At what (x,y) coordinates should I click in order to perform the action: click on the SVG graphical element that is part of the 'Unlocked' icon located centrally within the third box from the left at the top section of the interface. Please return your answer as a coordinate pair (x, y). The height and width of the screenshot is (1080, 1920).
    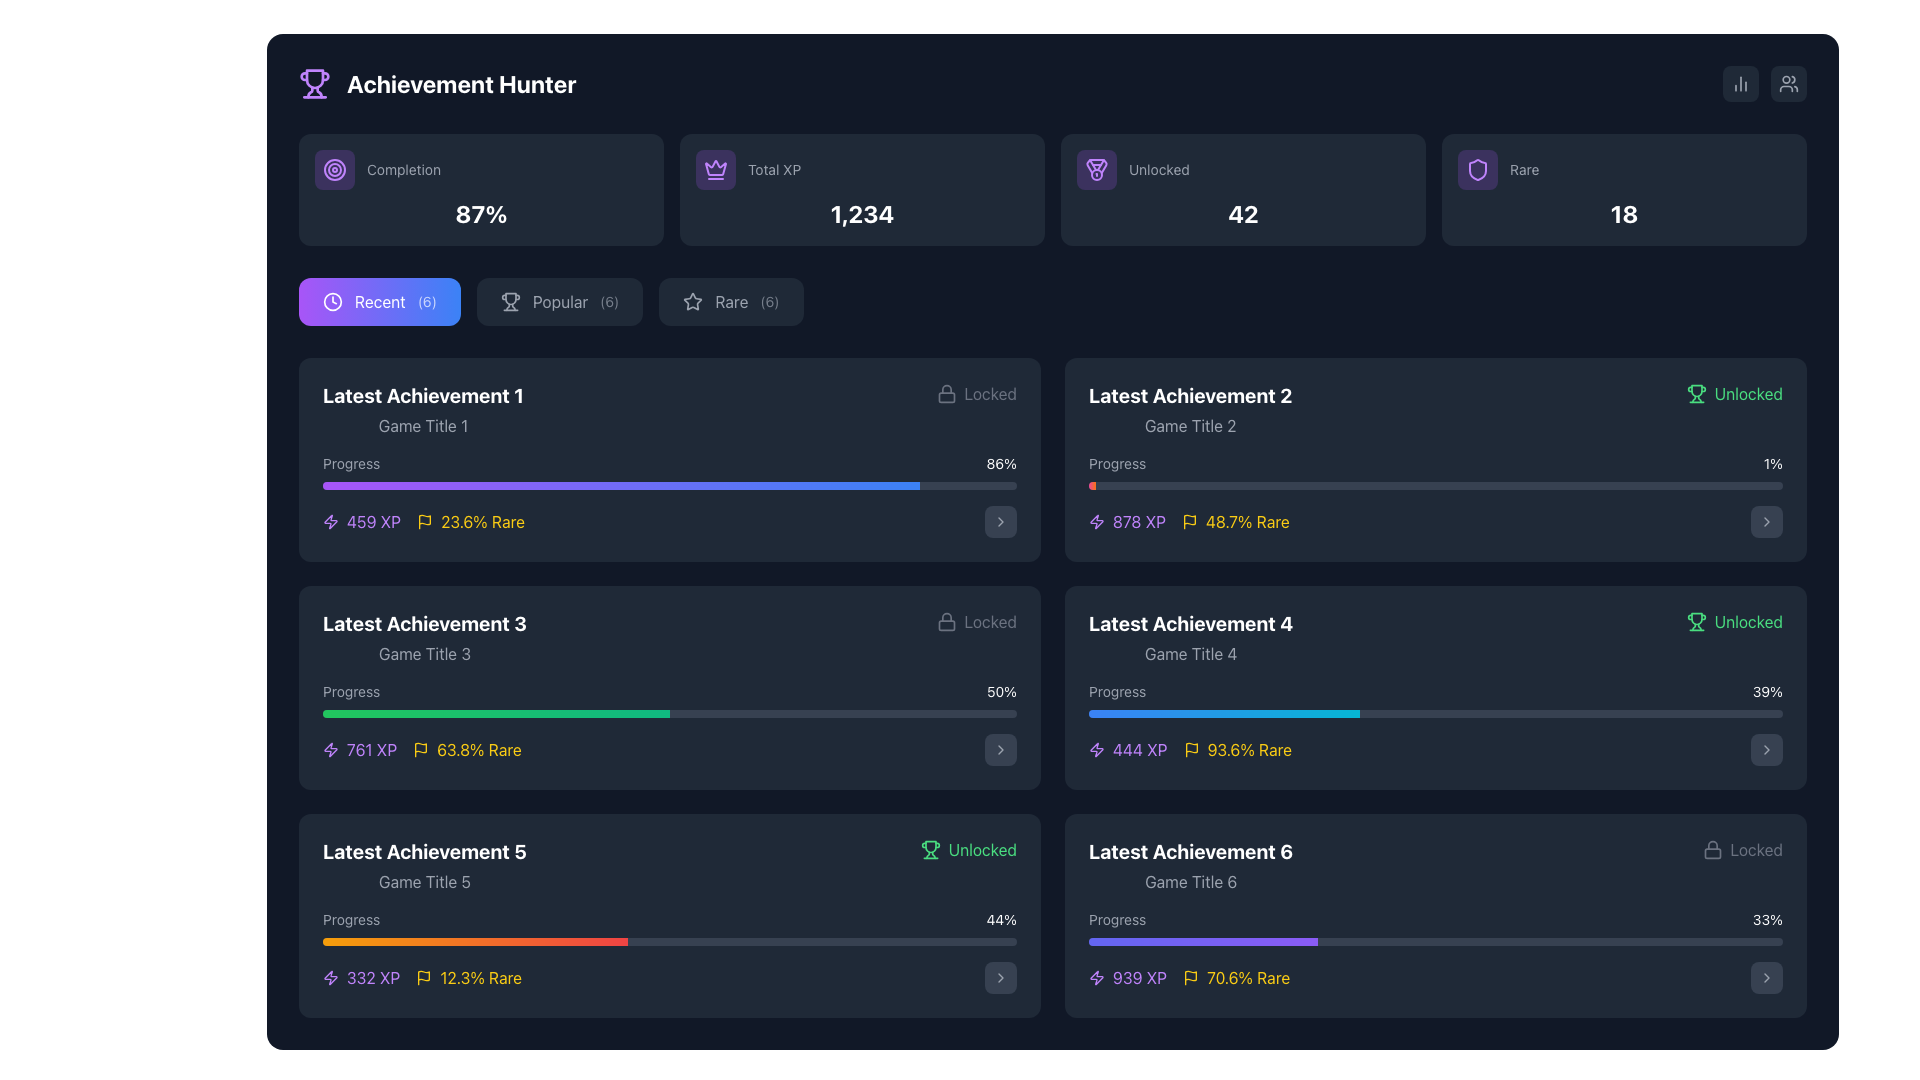
    Looking at the image, I should click on (1096, 165).